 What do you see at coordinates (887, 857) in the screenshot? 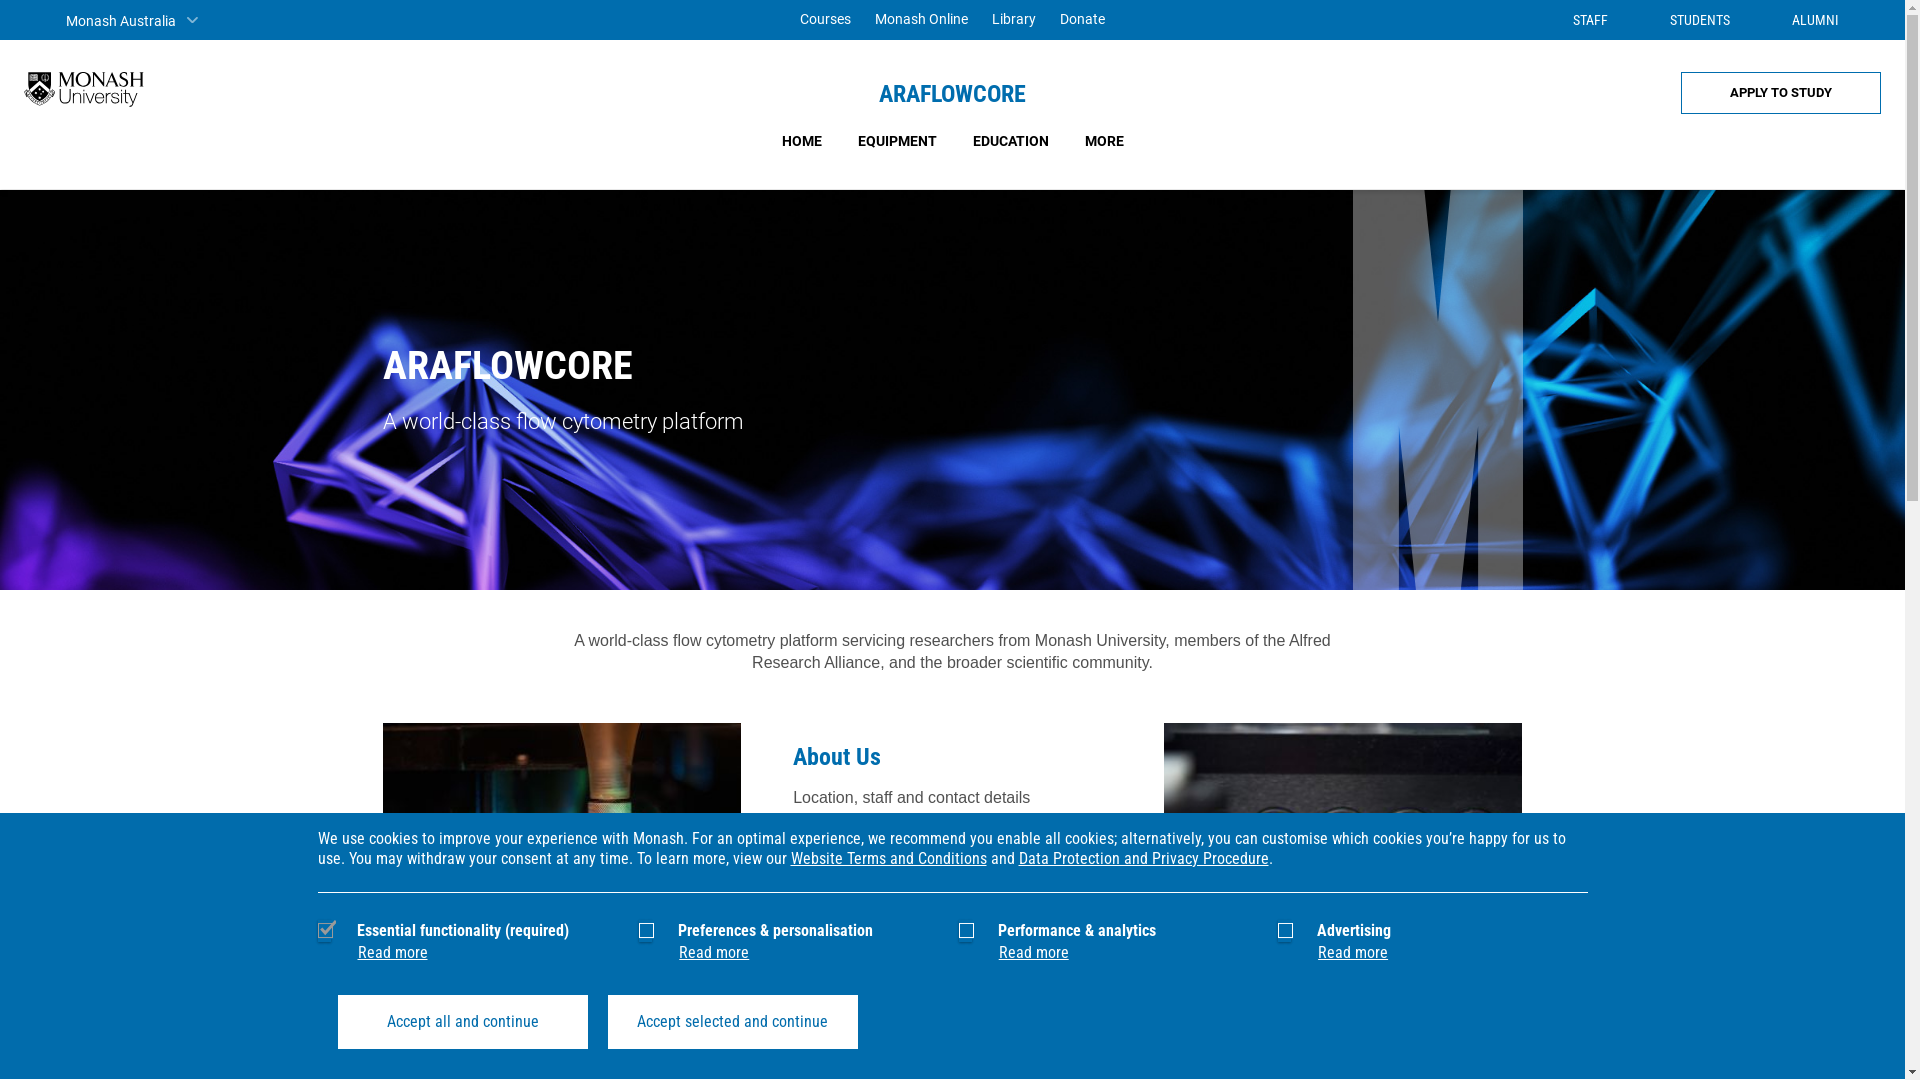
I see `'Website Terms and Conditions'` at bounding box center [887, 857].